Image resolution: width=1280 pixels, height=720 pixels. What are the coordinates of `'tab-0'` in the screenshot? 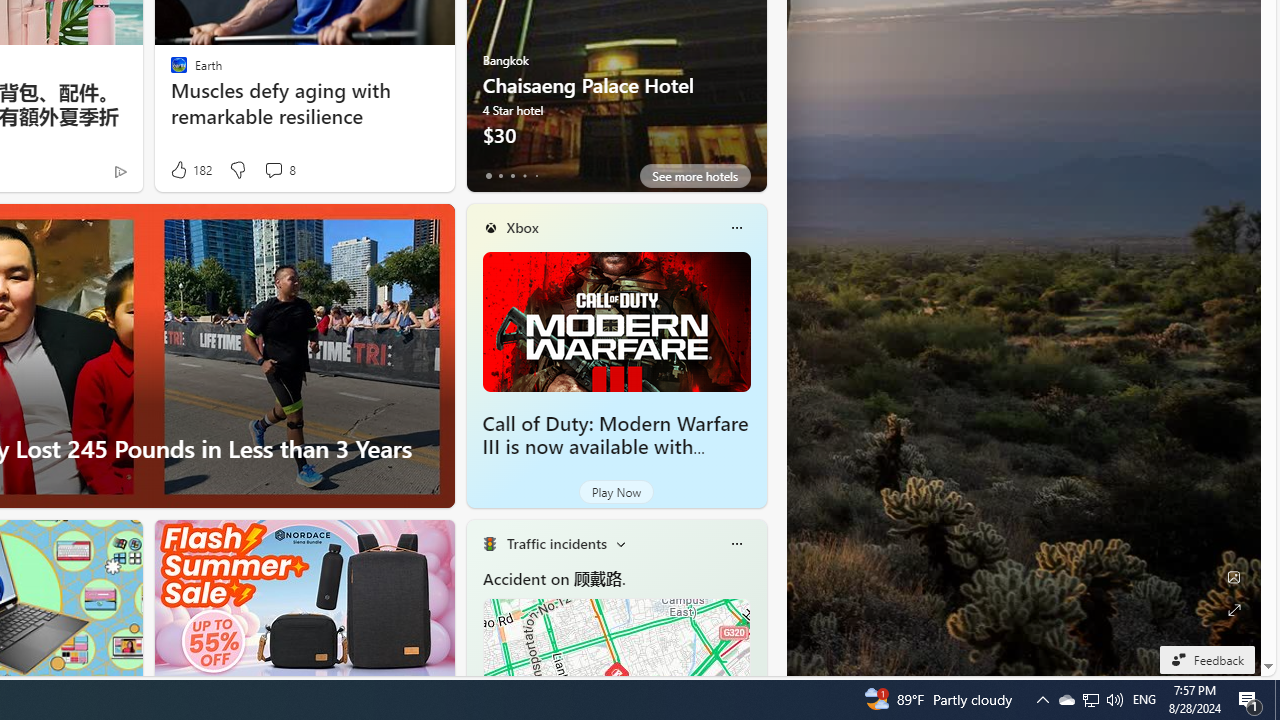 It's located at (488, 175).